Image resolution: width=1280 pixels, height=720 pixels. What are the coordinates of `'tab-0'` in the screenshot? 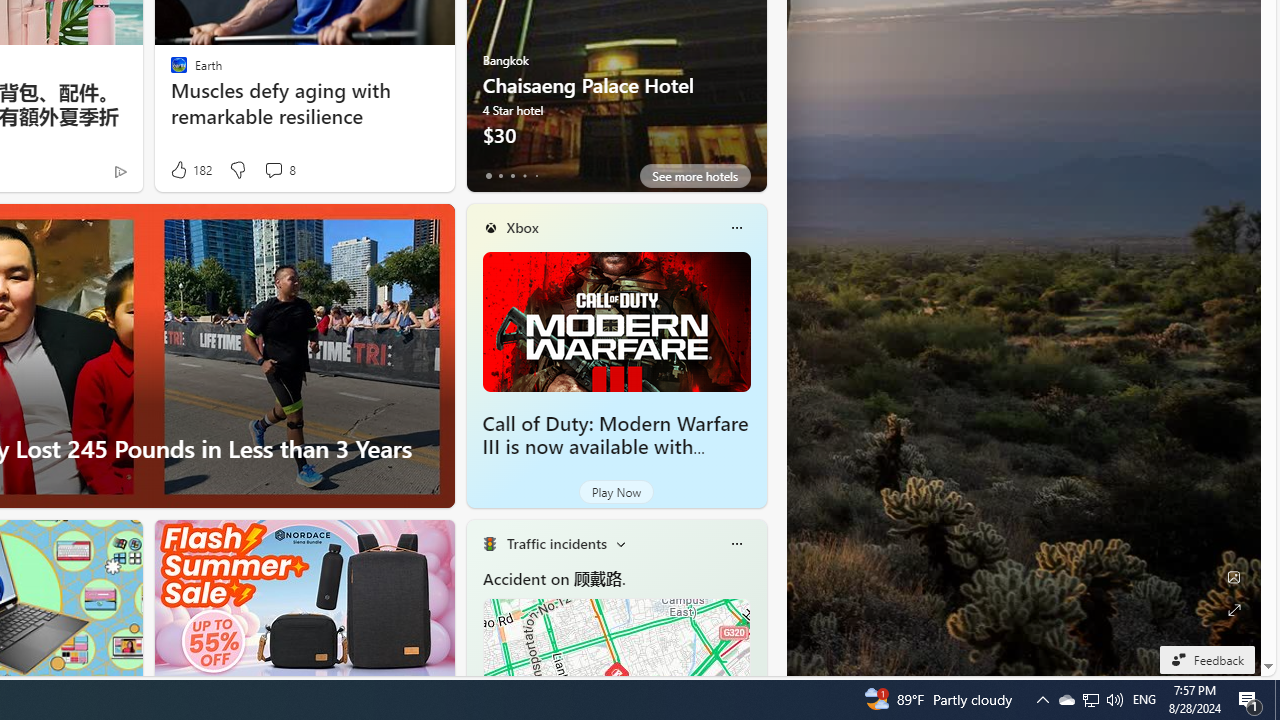 It's located at (488, 175).